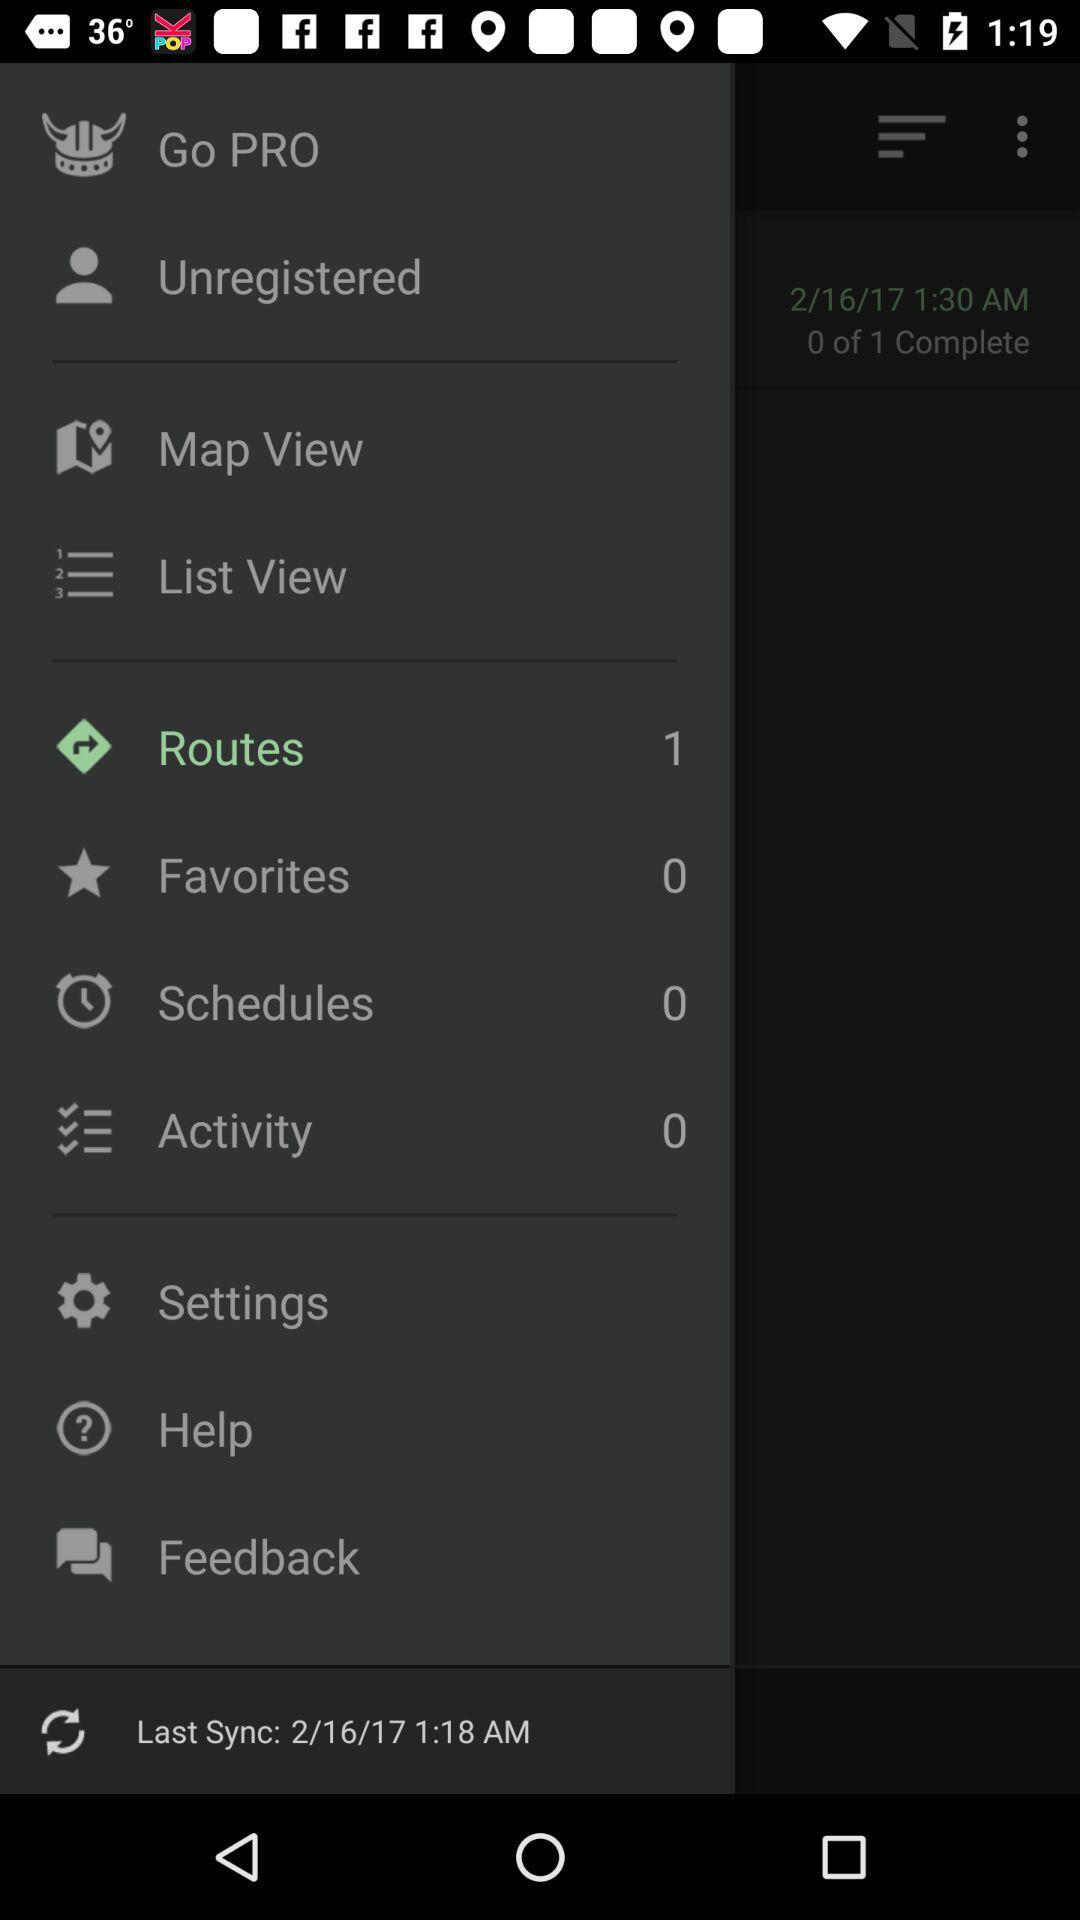 This screenshot has width=1080, height=1920. I want to click on the feedback icon, so click(416, 1554).